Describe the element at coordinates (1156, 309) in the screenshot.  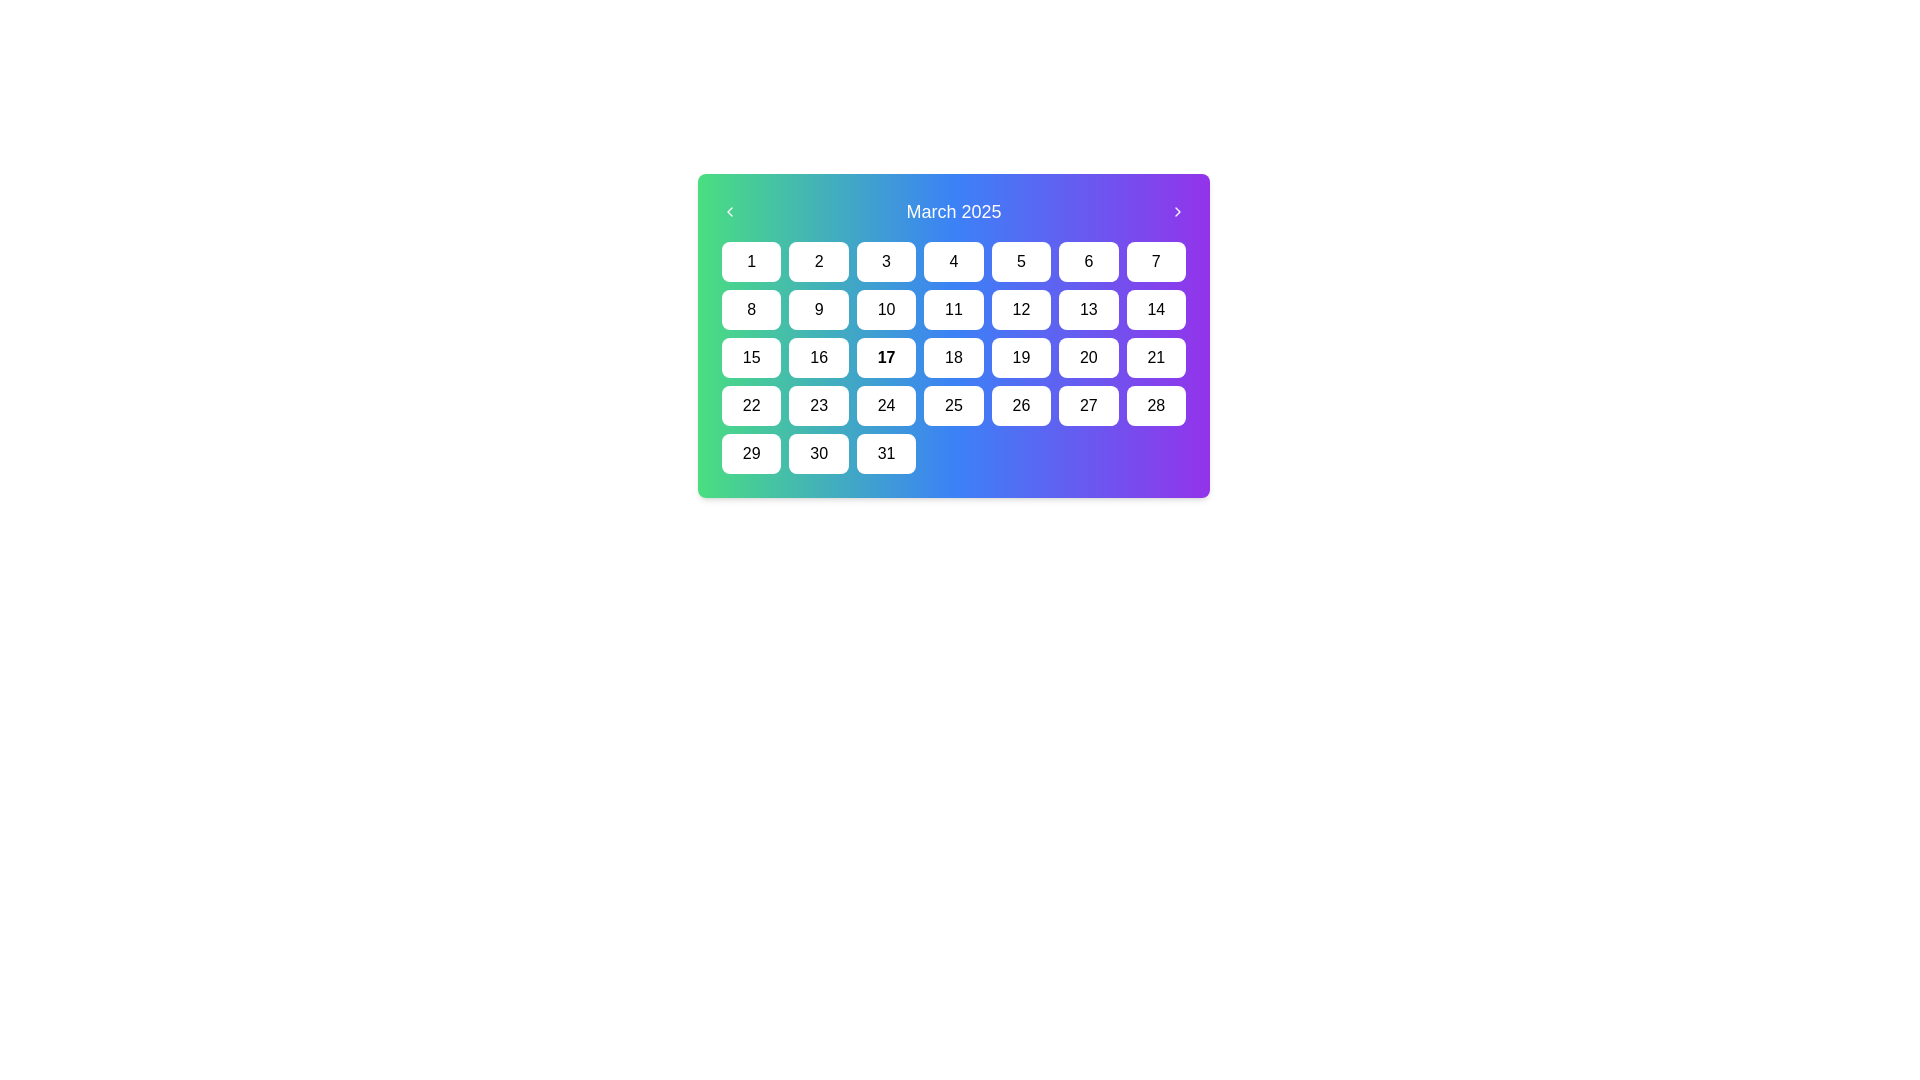
I see `the Calendar day cell representing the 14th day of the month` at that location.